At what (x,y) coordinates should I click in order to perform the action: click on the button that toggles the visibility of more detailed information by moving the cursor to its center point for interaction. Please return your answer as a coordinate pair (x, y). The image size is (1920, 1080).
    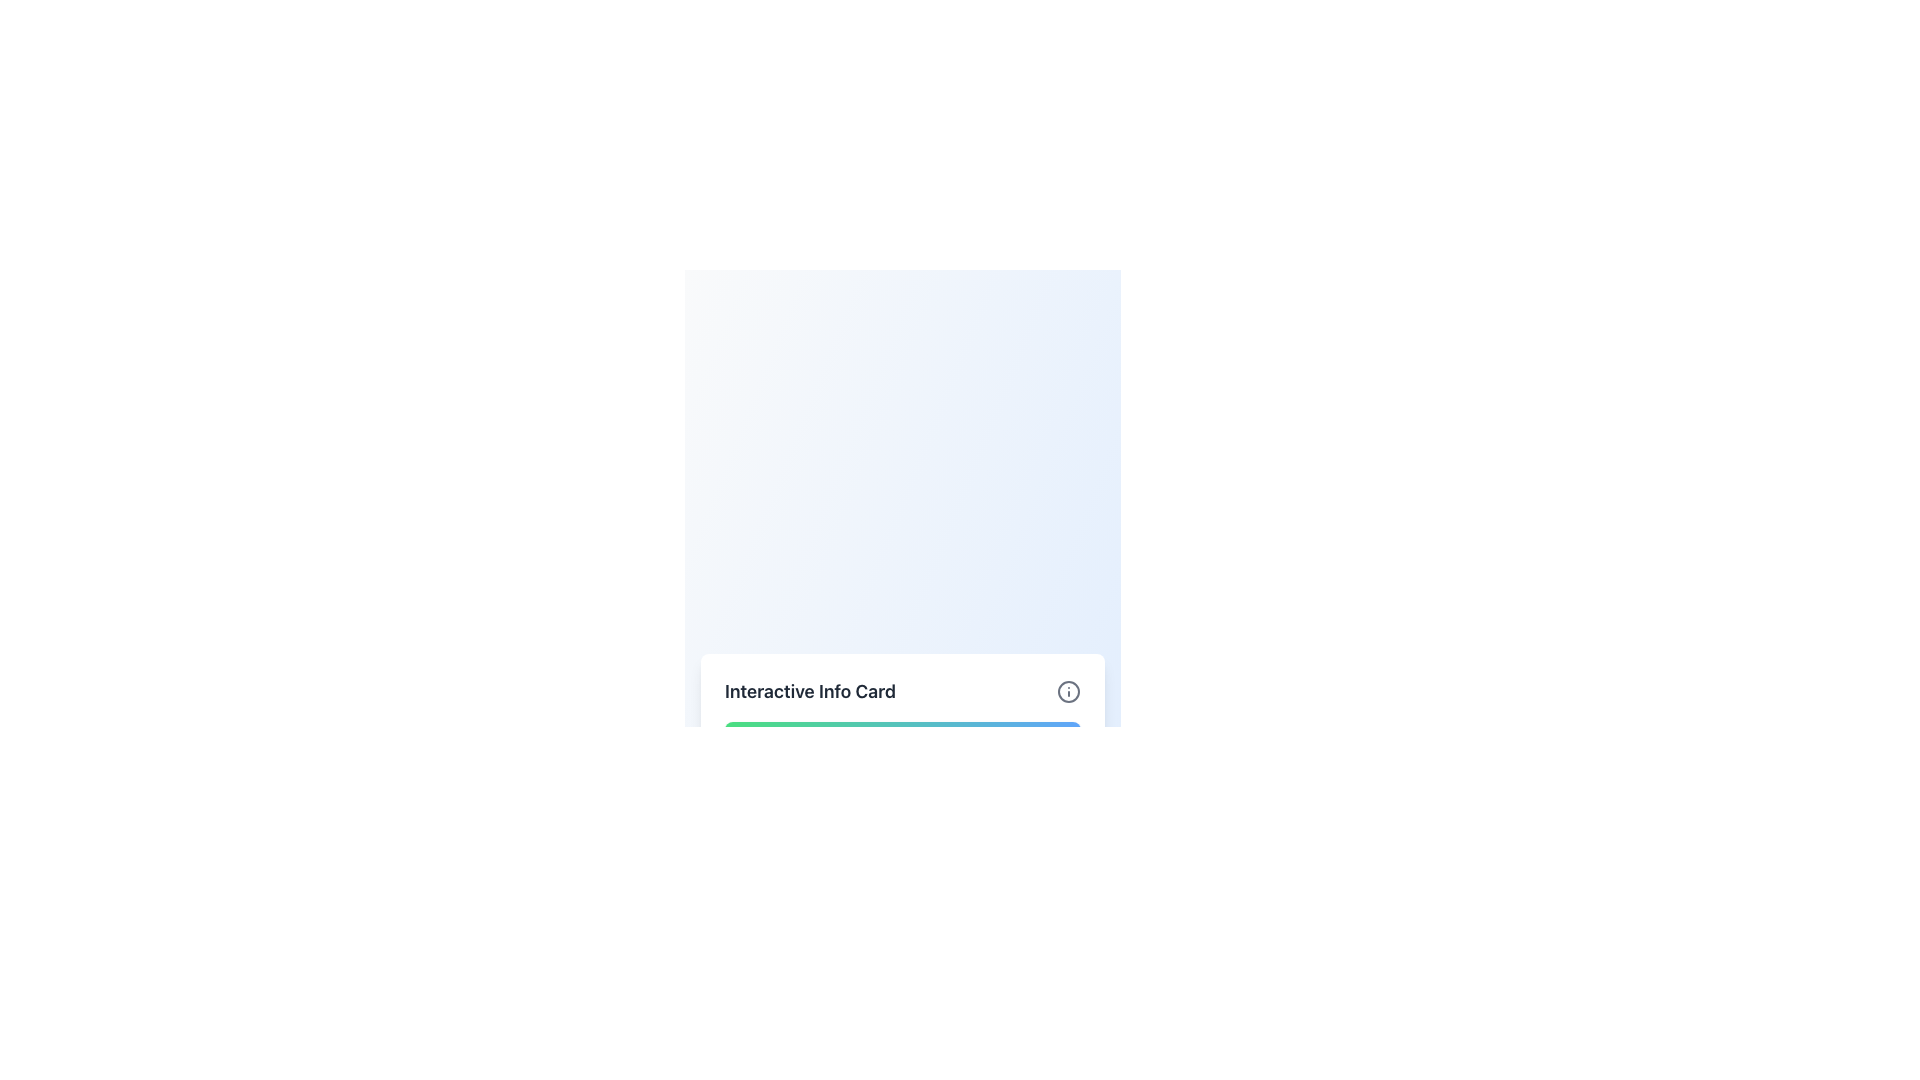
    Looking at the image, I should click on (901, 740).